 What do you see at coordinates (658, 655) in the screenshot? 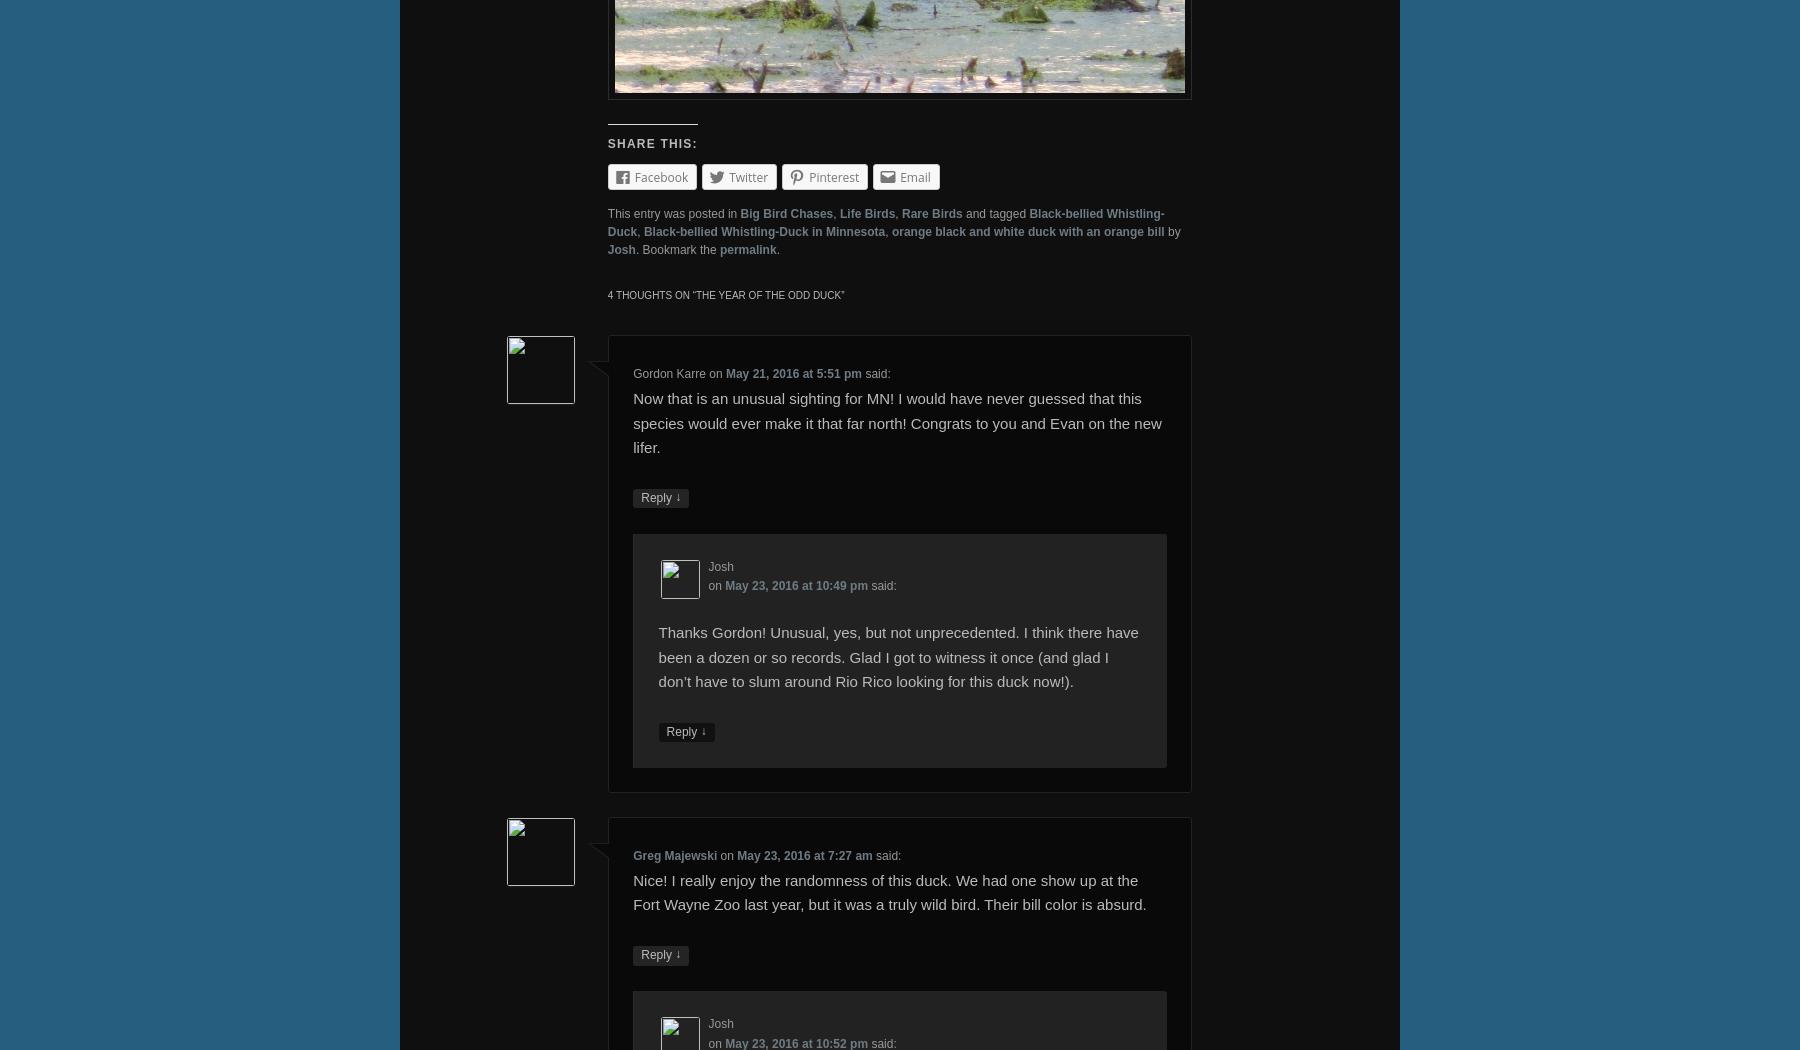
I see `'Thanks Gordon! Unusual, yes, but not unprecedented. I think there have been a dozen or so records. Glad I got to witness it once (and glad I don’t have to slum around Rio Rico looking for this duck now!).'` at bounding box center [658, 655].